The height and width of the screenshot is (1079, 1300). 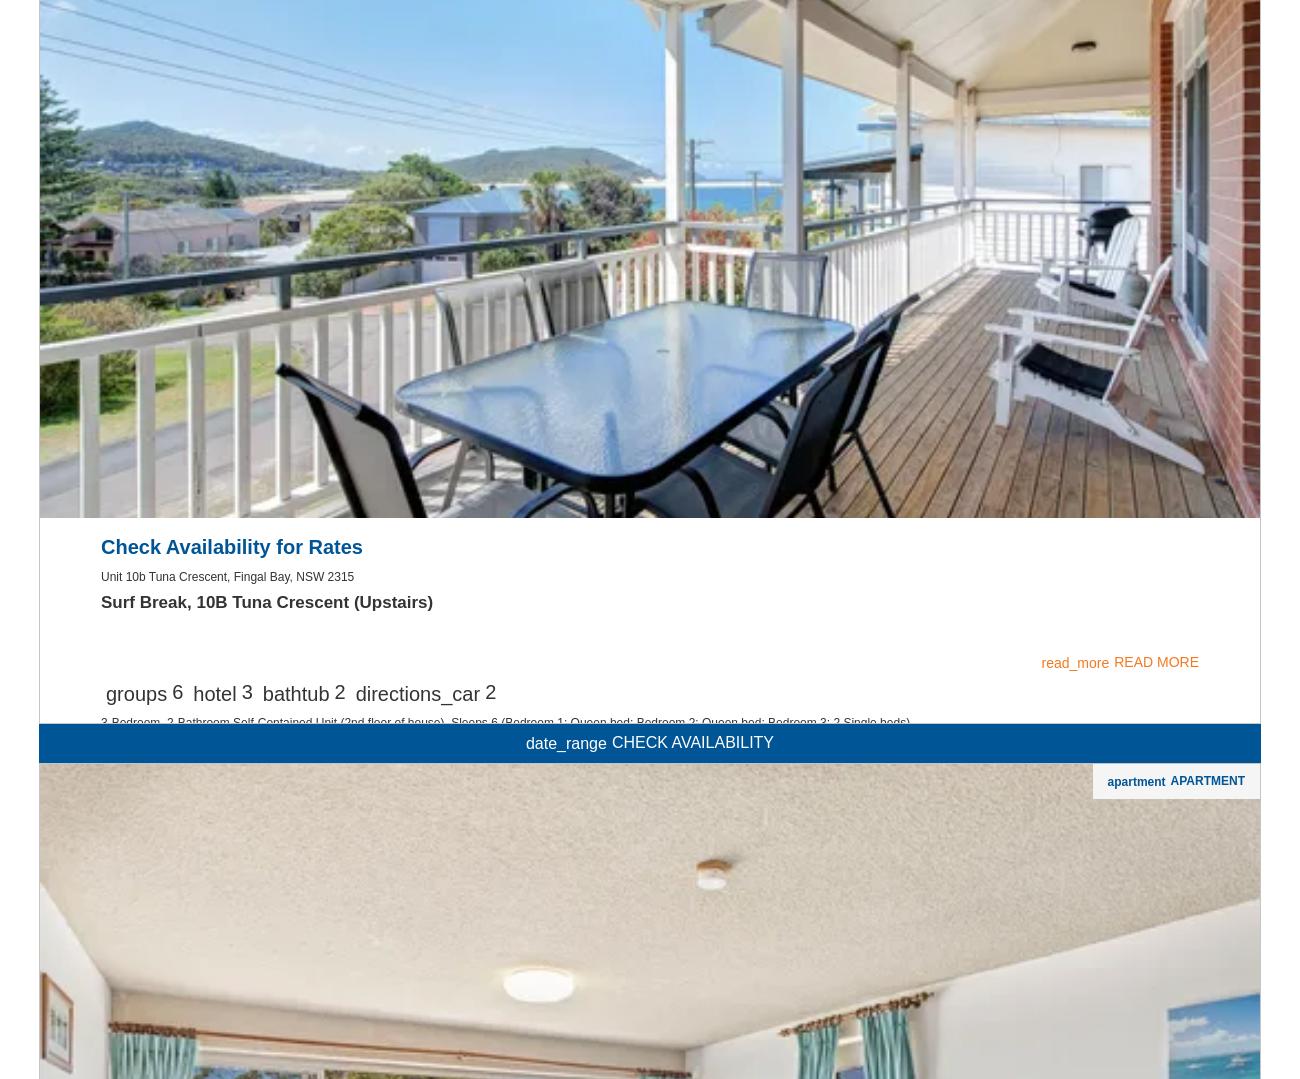 I want to click on 'bathtub', so click(x=260, y=949).